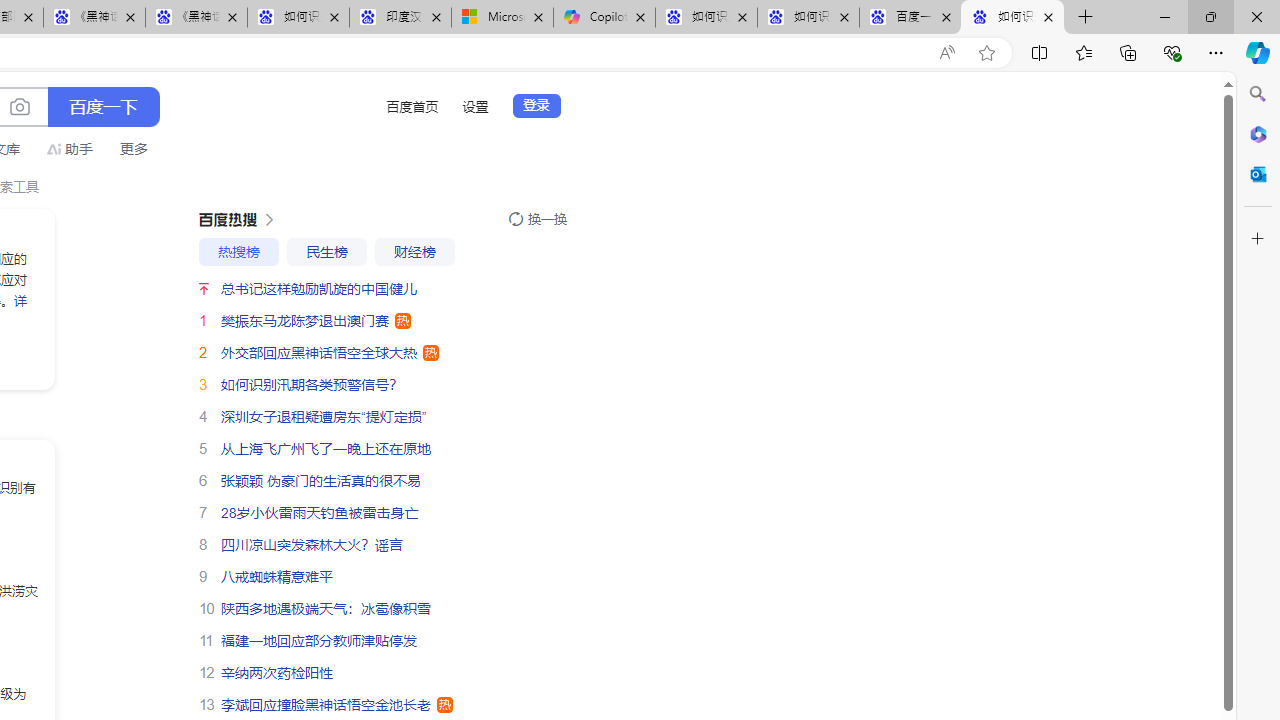 Image resolution: width=1280 pixels, height=720 pixels. I want to click on 'Copilot', so click(603, 17).